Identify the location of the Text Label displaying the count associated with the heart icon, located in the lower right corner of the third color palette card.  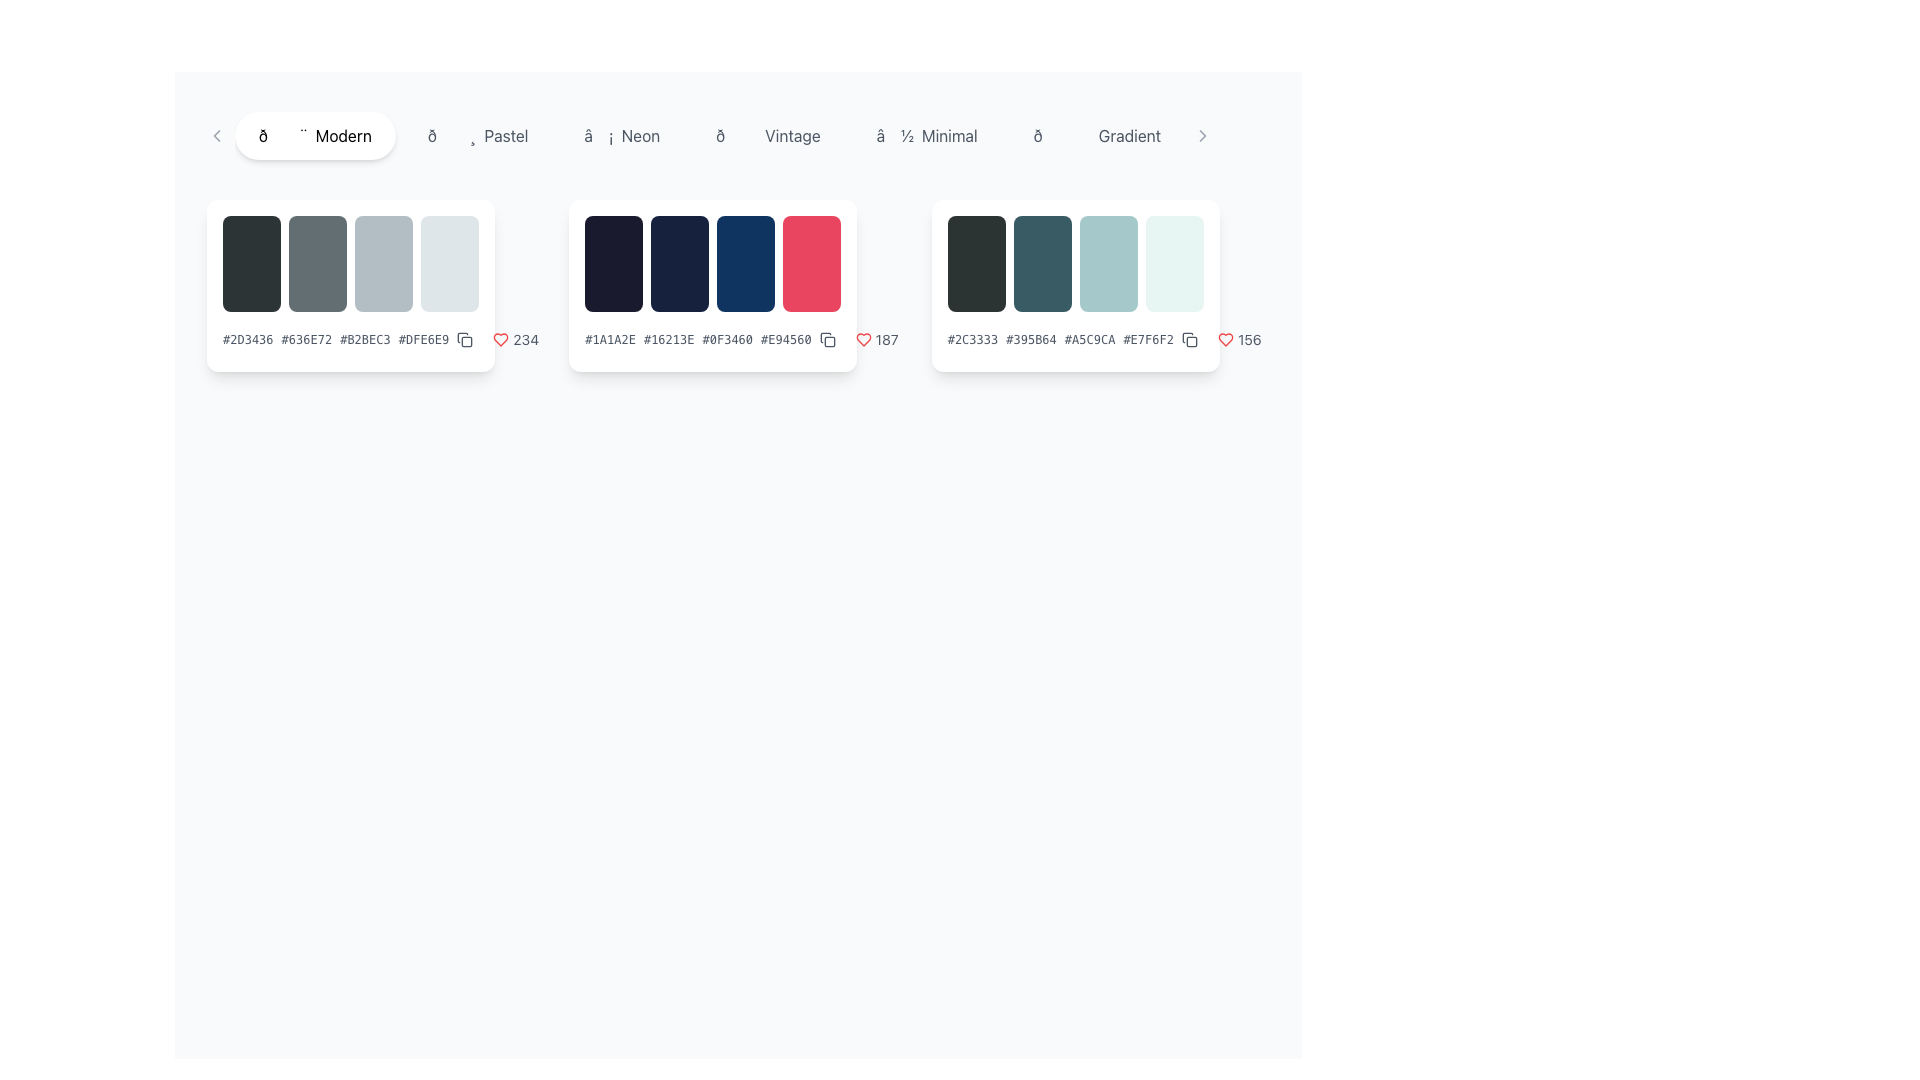
(1216, 338).